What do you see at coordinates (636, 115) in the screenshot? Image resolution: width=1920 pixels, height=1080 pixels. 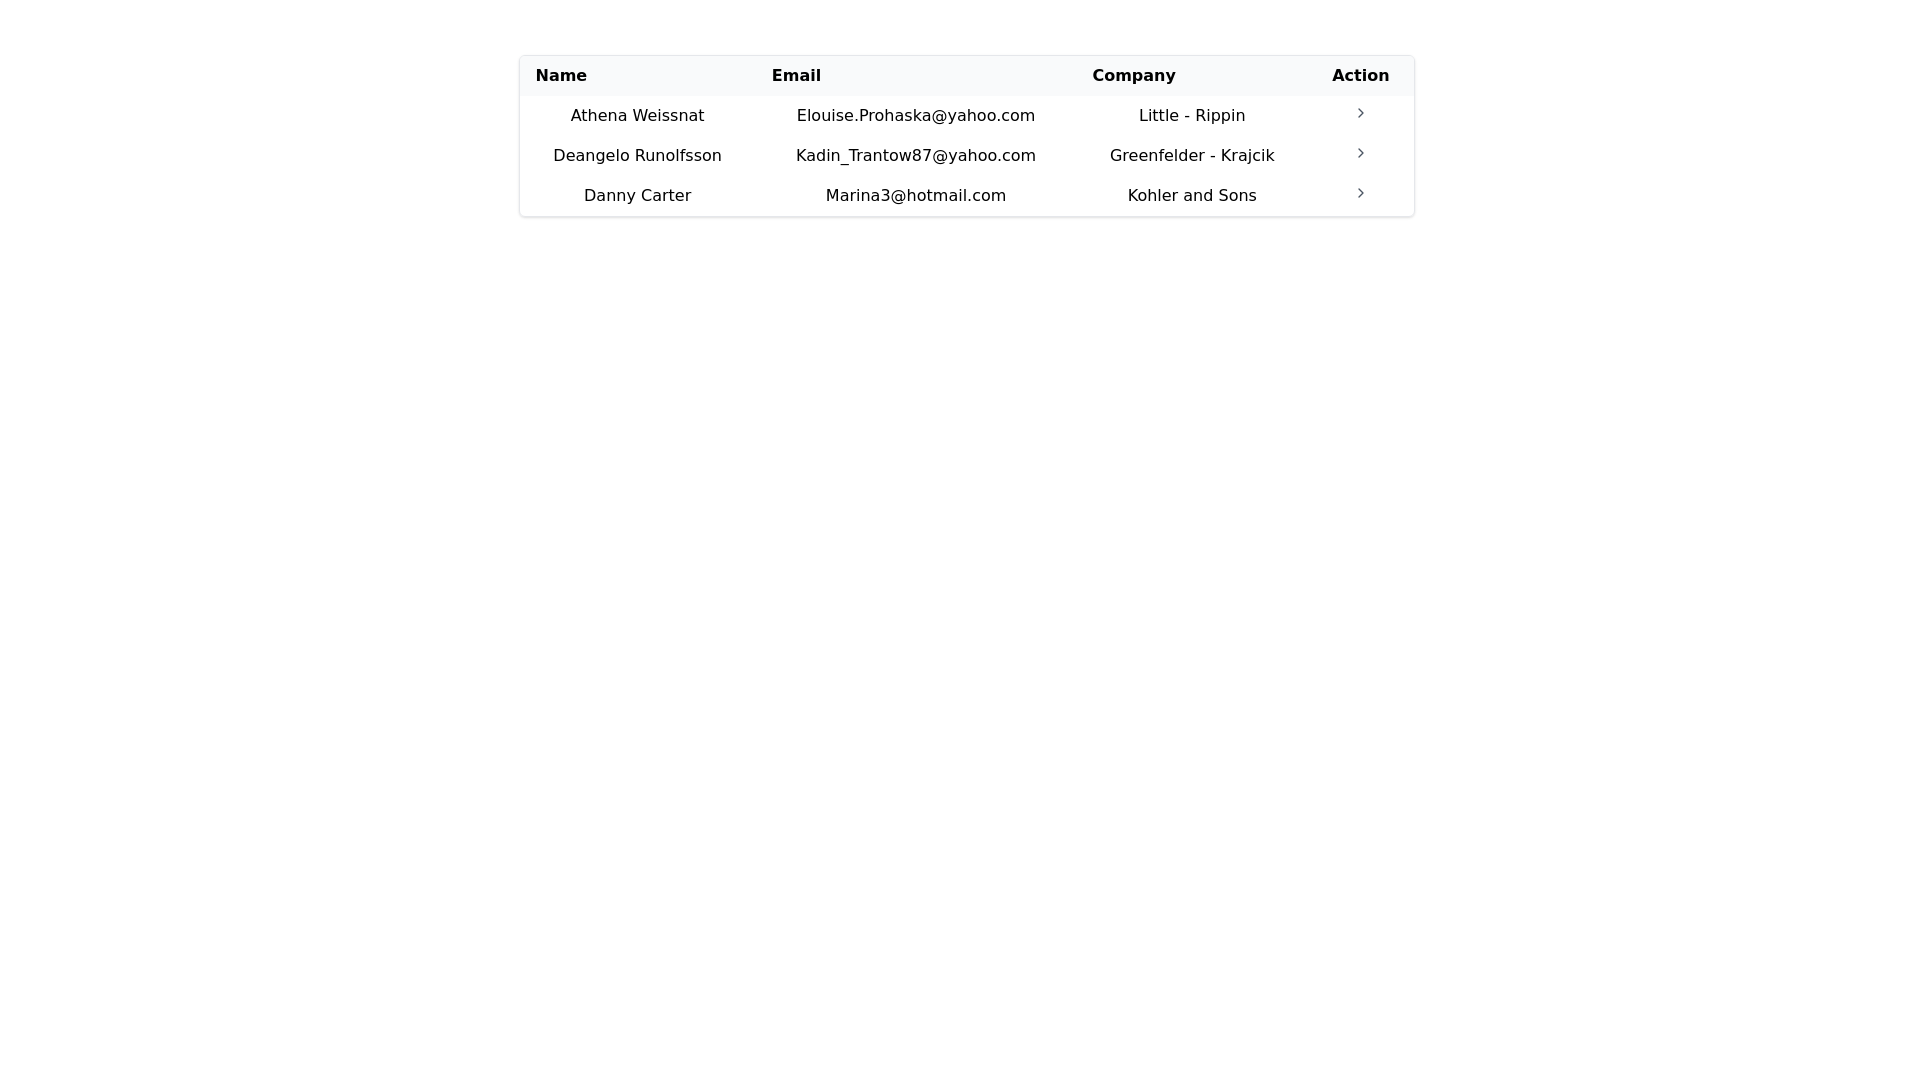 I see `the table cell displaying the name of an individual located in the first row and first column of the table beneath the 'Name' header to interact with the row` at bounding box center [636, 115].